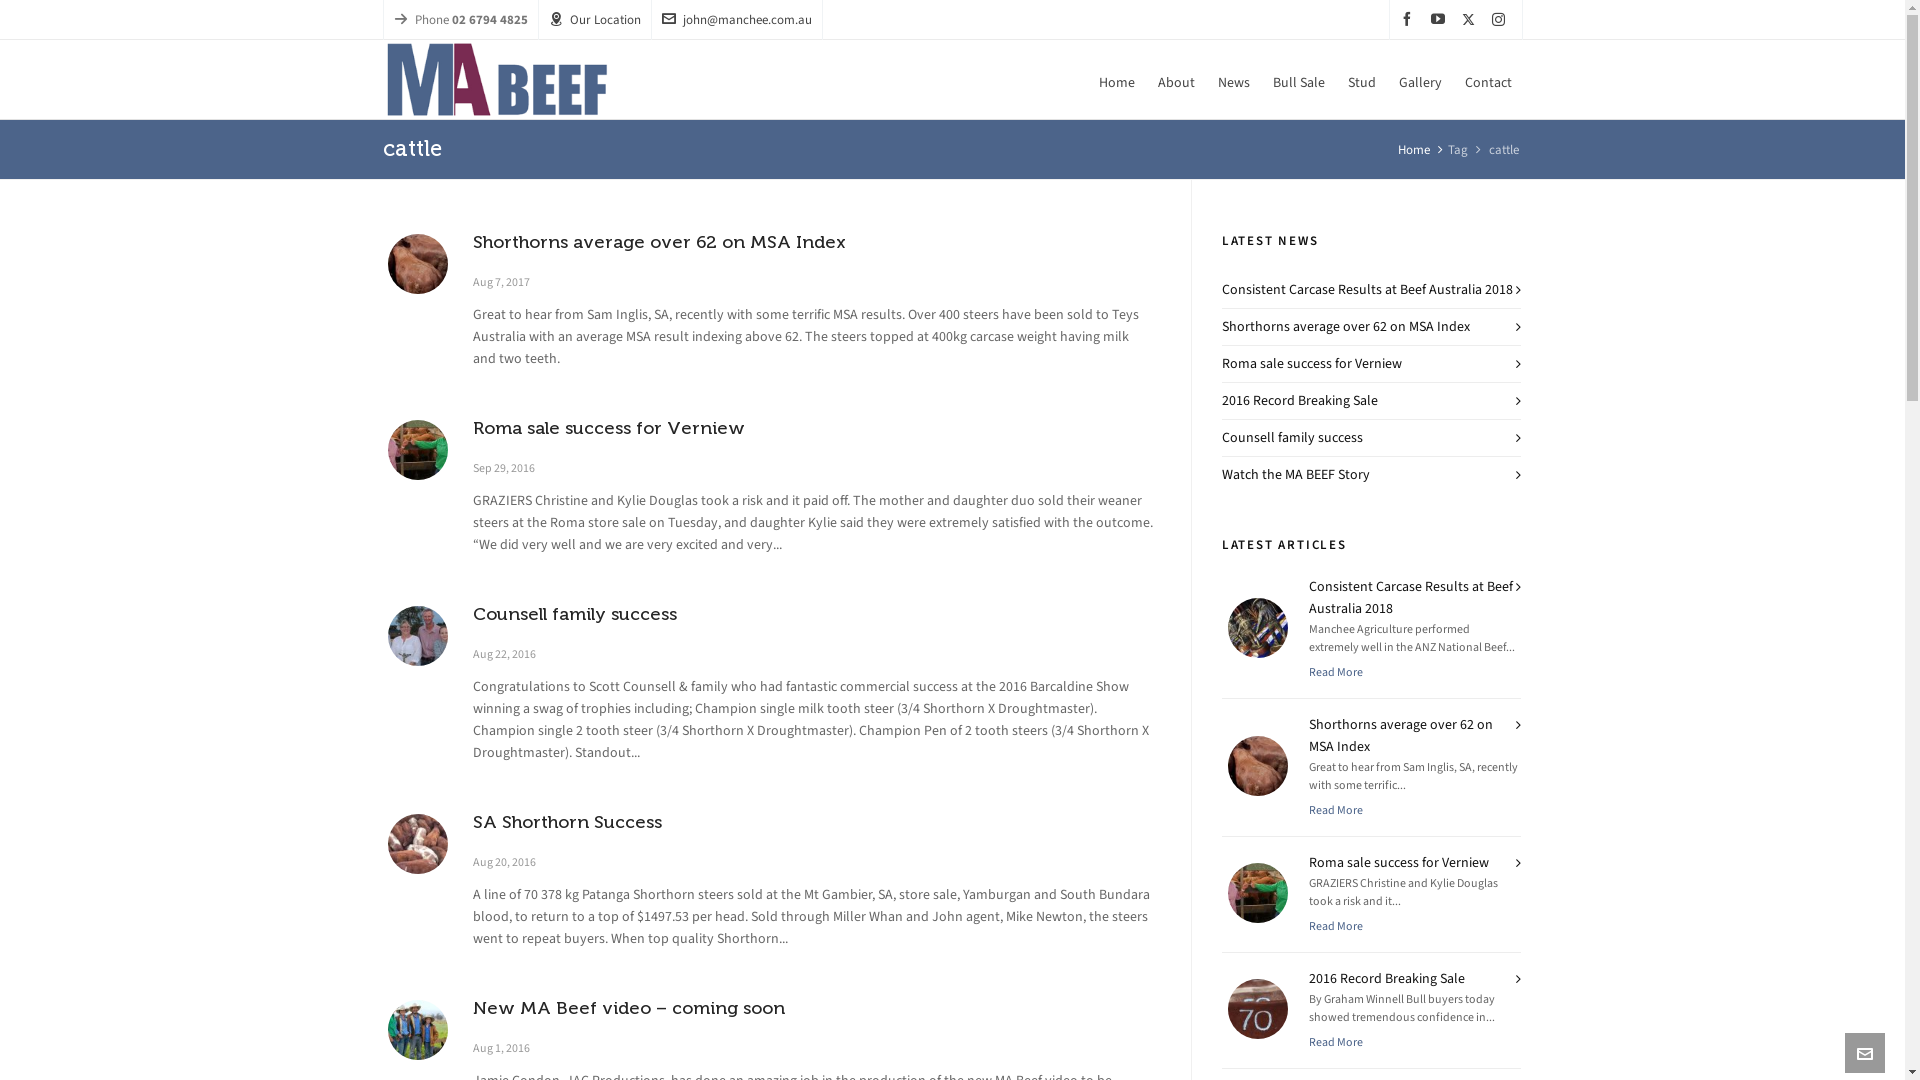  I want to click on 'Home', so click(1087, 79).